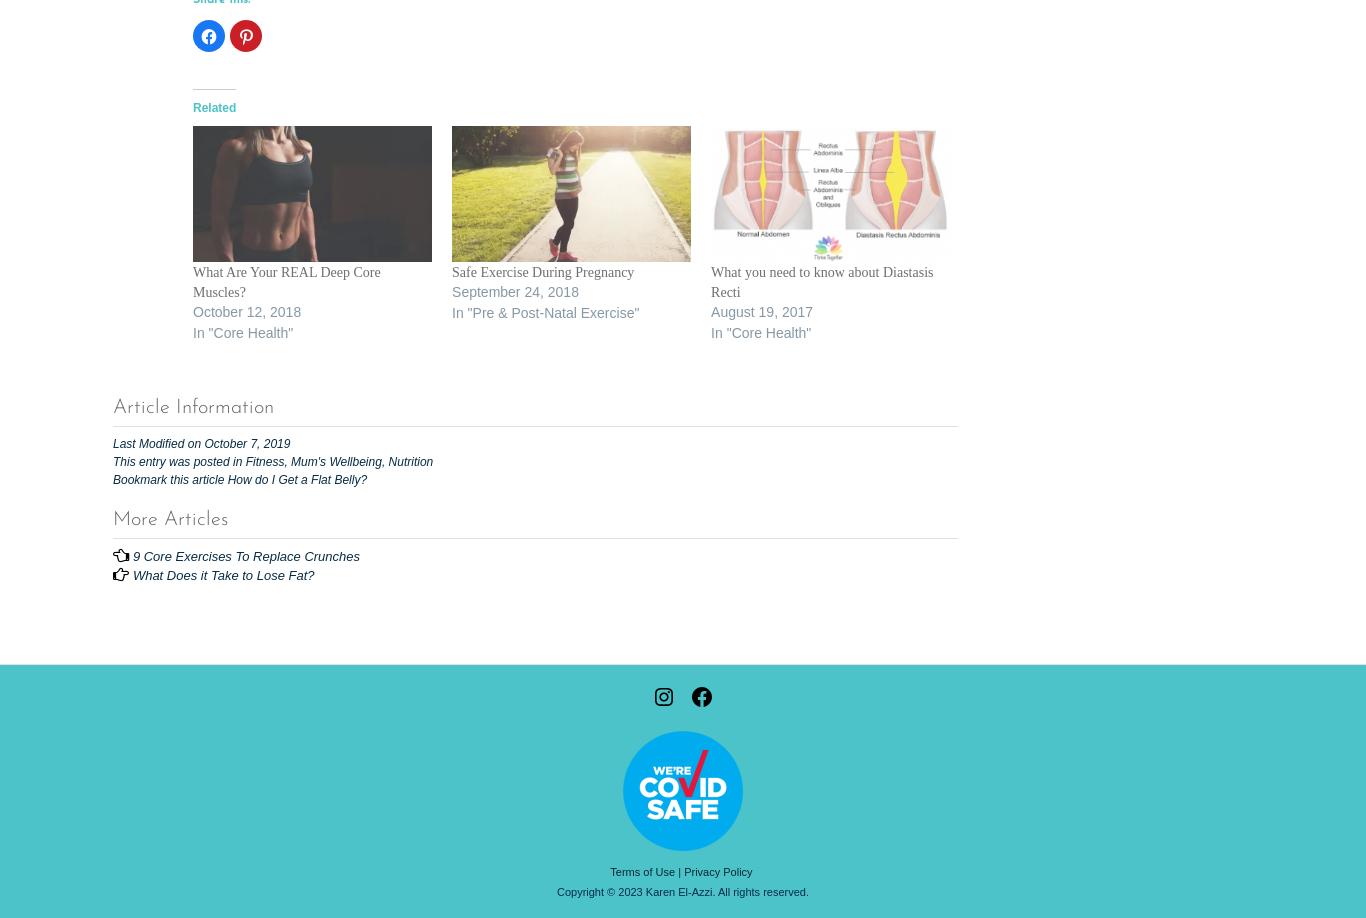  I want to click on 'More Articles', so click(169, 519).